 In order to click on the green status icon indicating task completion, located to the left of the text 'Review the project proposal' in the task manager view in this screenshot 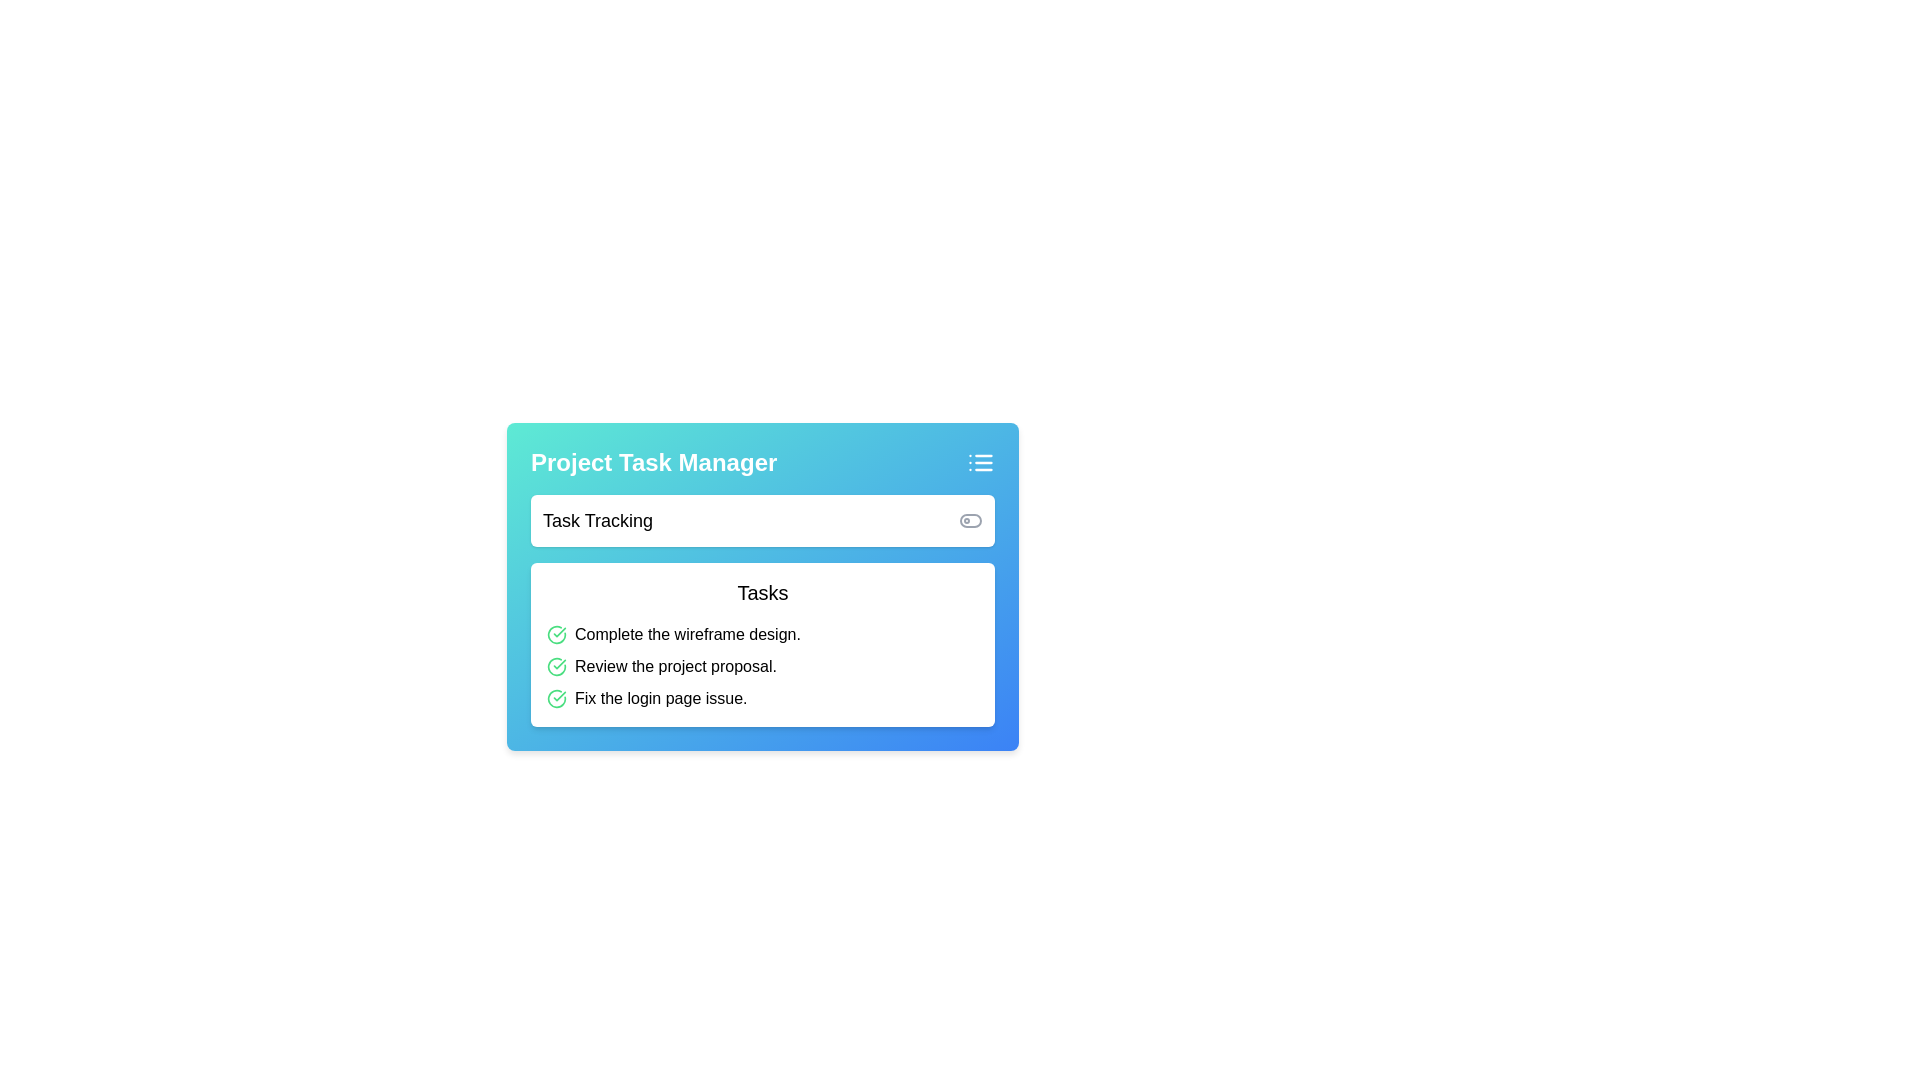, I will do `click(556, 667)`.